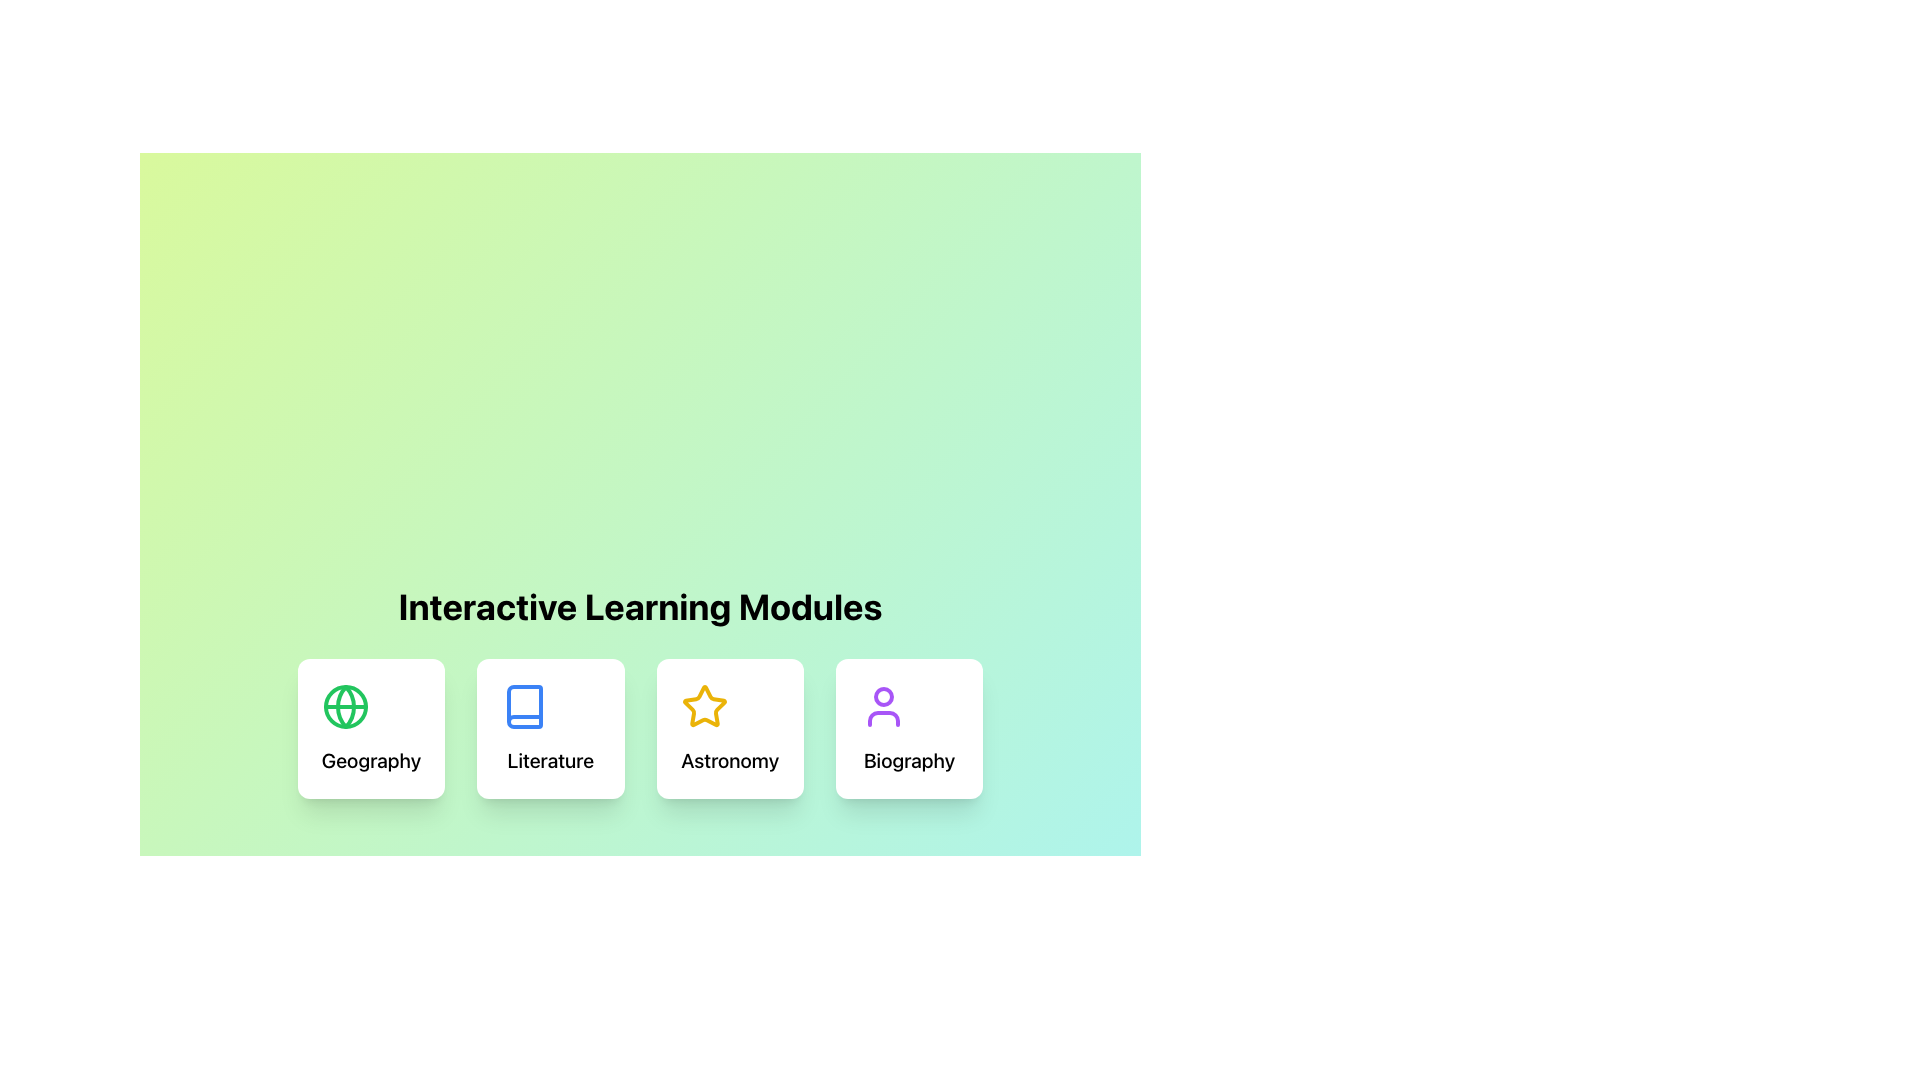 The width and height of the screenshot is (1920, 1080). What do you see at coordinates (550, 760) in the screenshot?
I see `the text label that serves as a title for the interactive module about Literature, positioned directly below a blue book icon` at bounding box center [550, 760].